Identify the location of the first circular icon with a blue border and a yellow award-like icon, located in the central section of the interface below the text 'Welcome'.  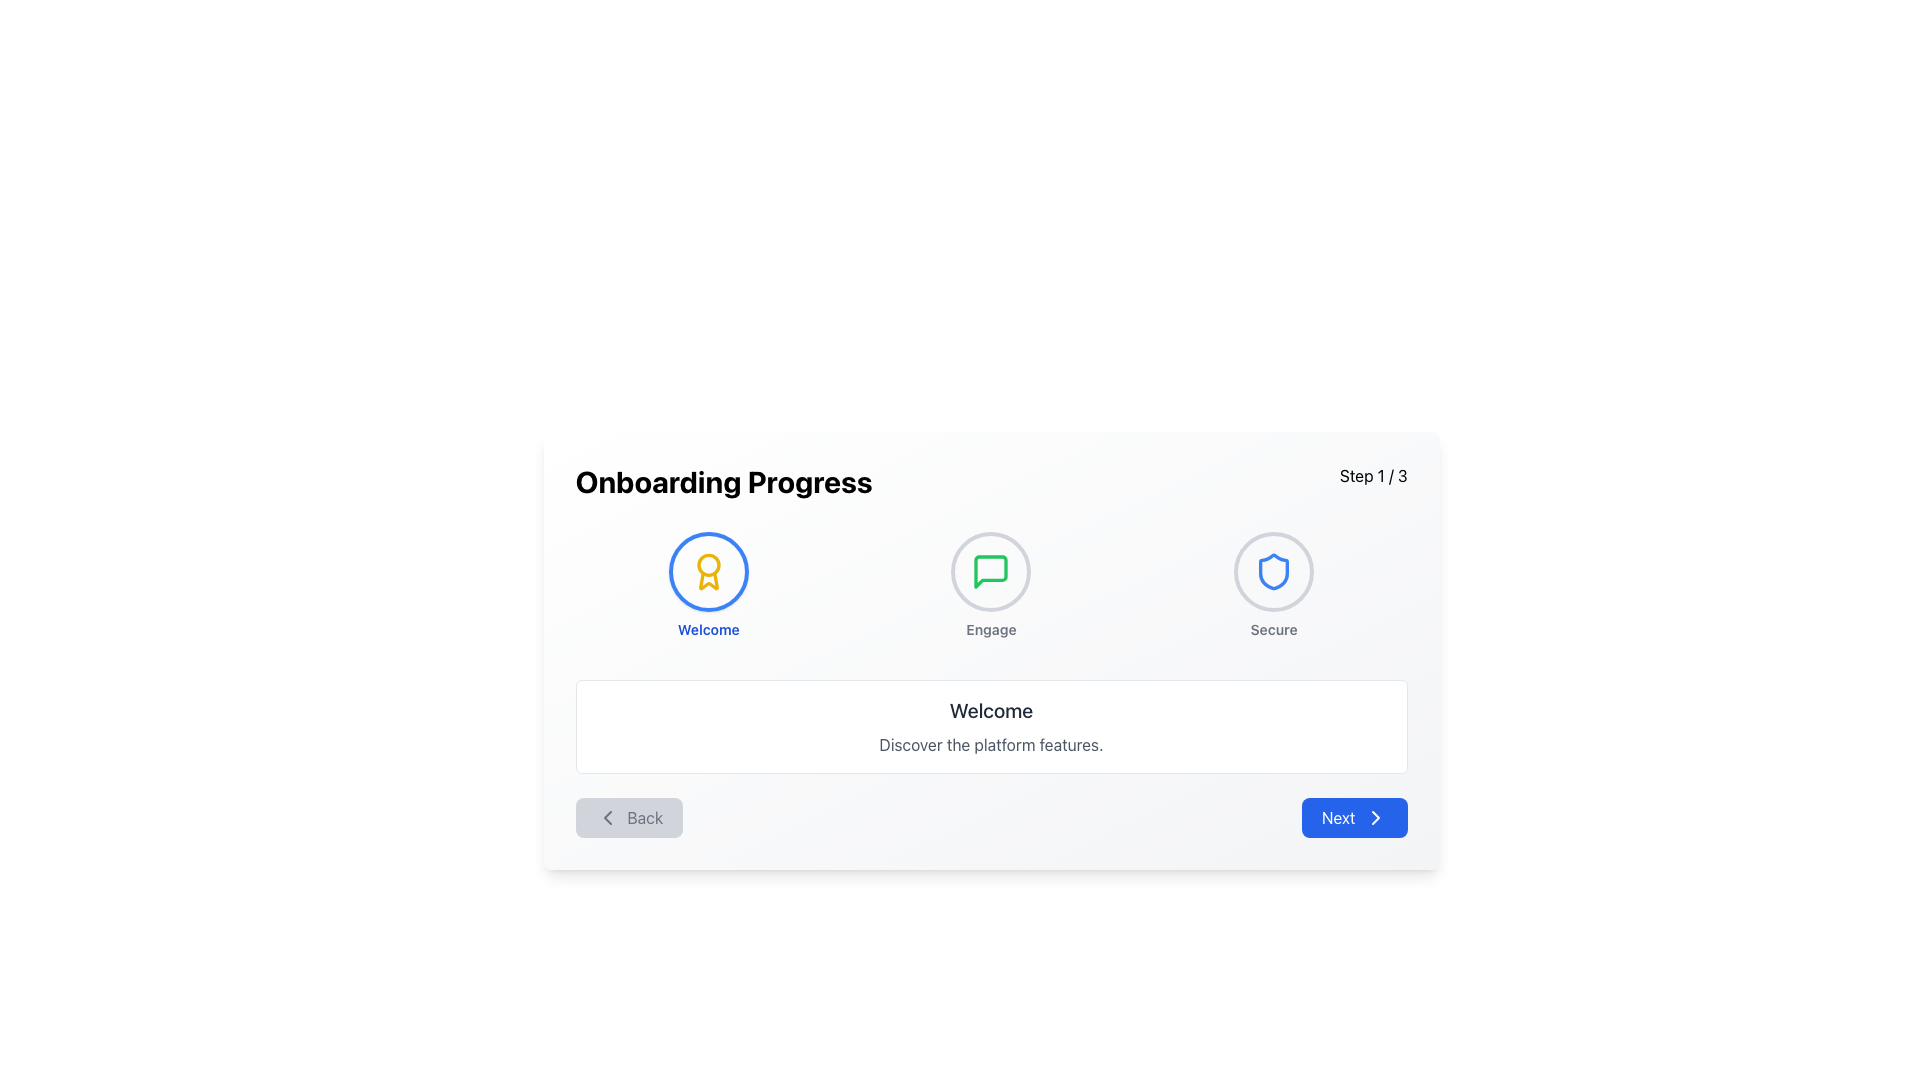
(708, 571).